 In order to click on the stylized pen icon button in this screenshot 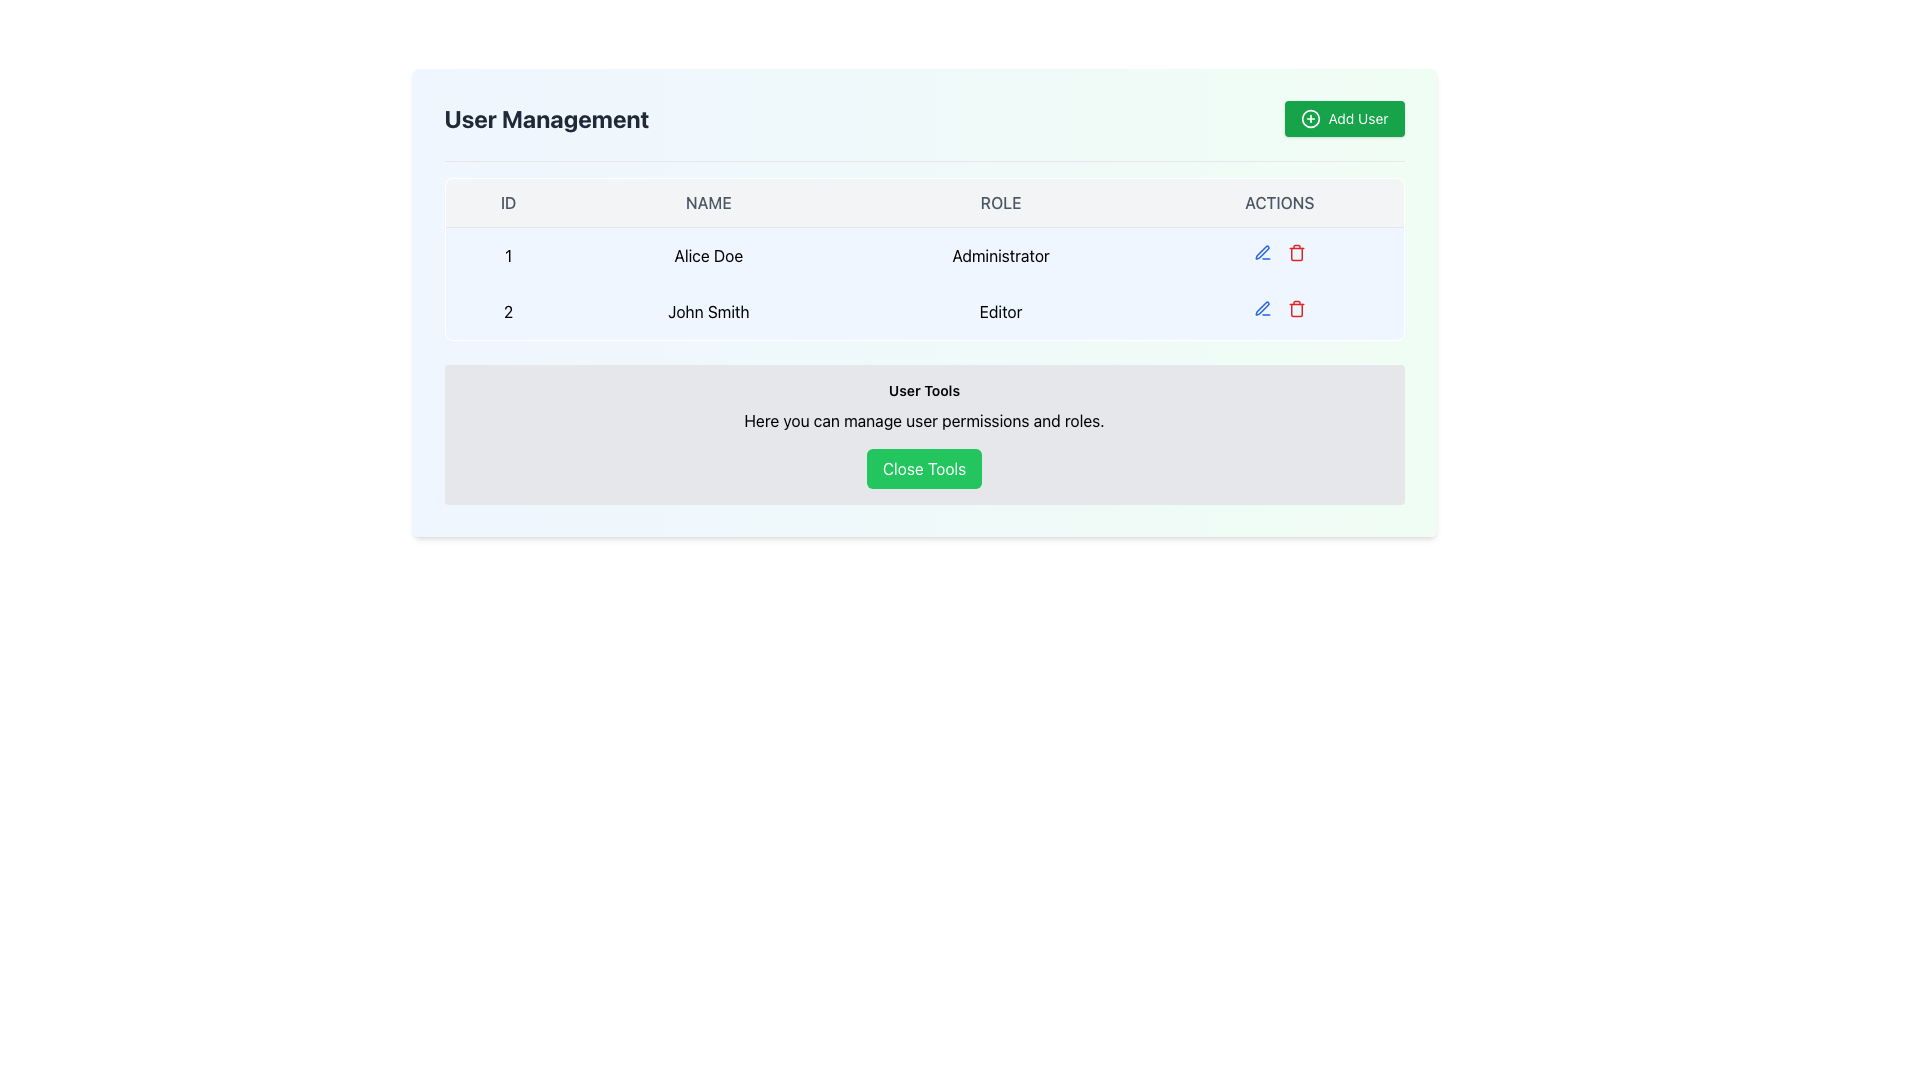, I will do `click(1261, 250)`.